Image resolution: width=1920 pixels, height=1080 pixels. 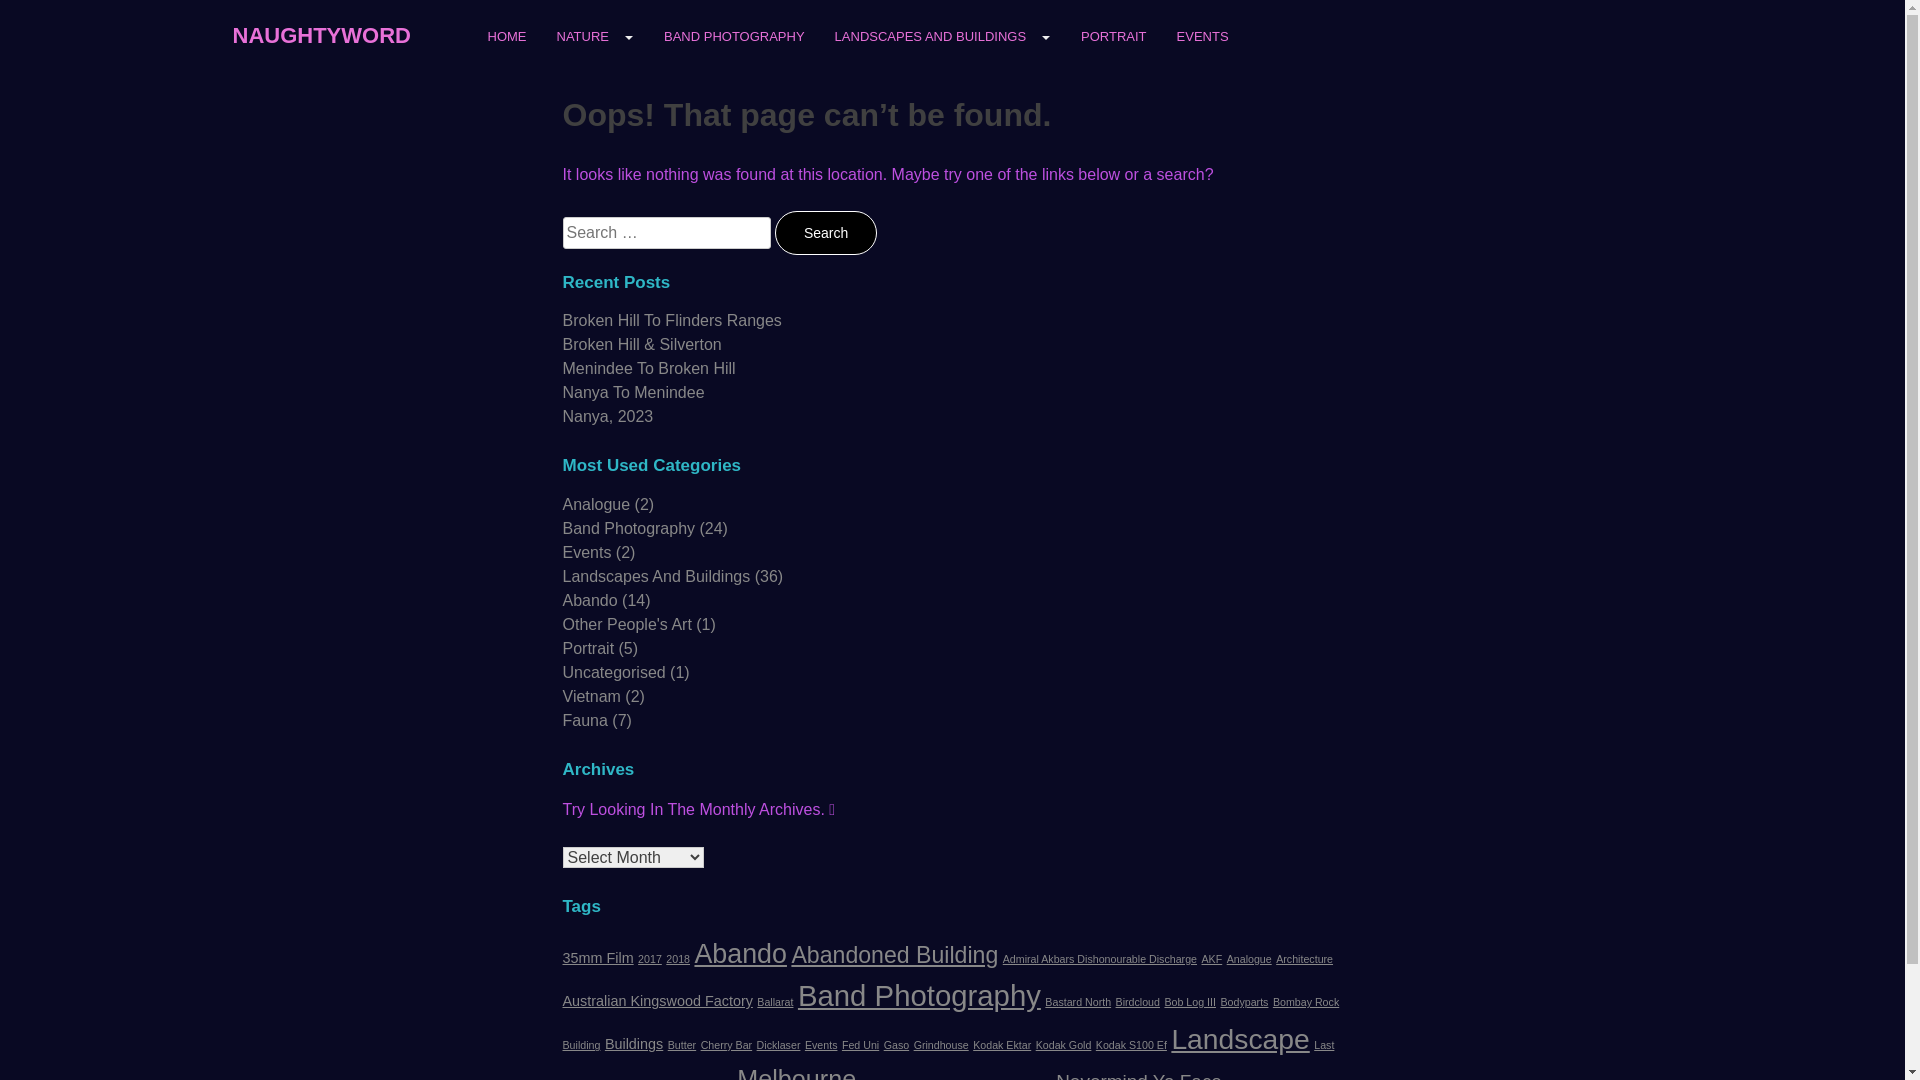 I want to click on 'Australian Kingswood Factory', so click(x=657, y=1001).